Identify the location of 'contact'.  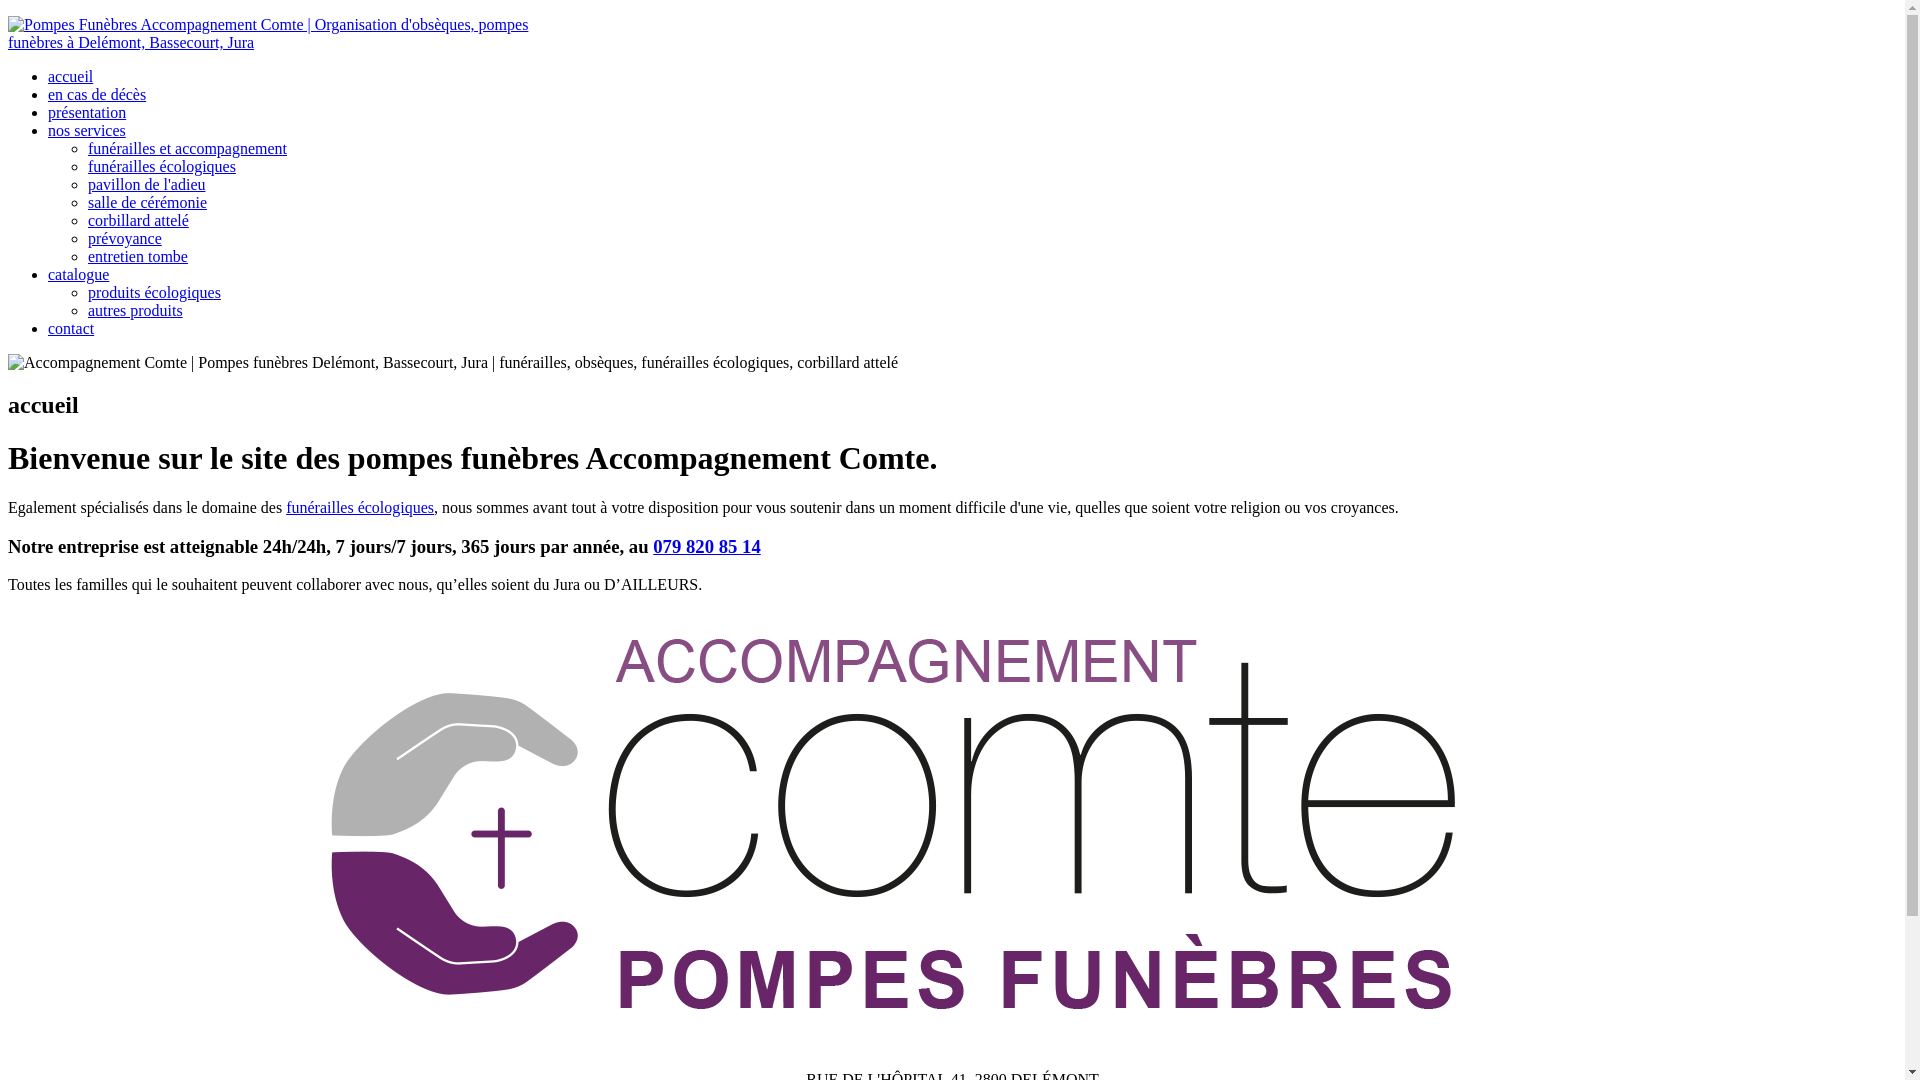
(71, 327).